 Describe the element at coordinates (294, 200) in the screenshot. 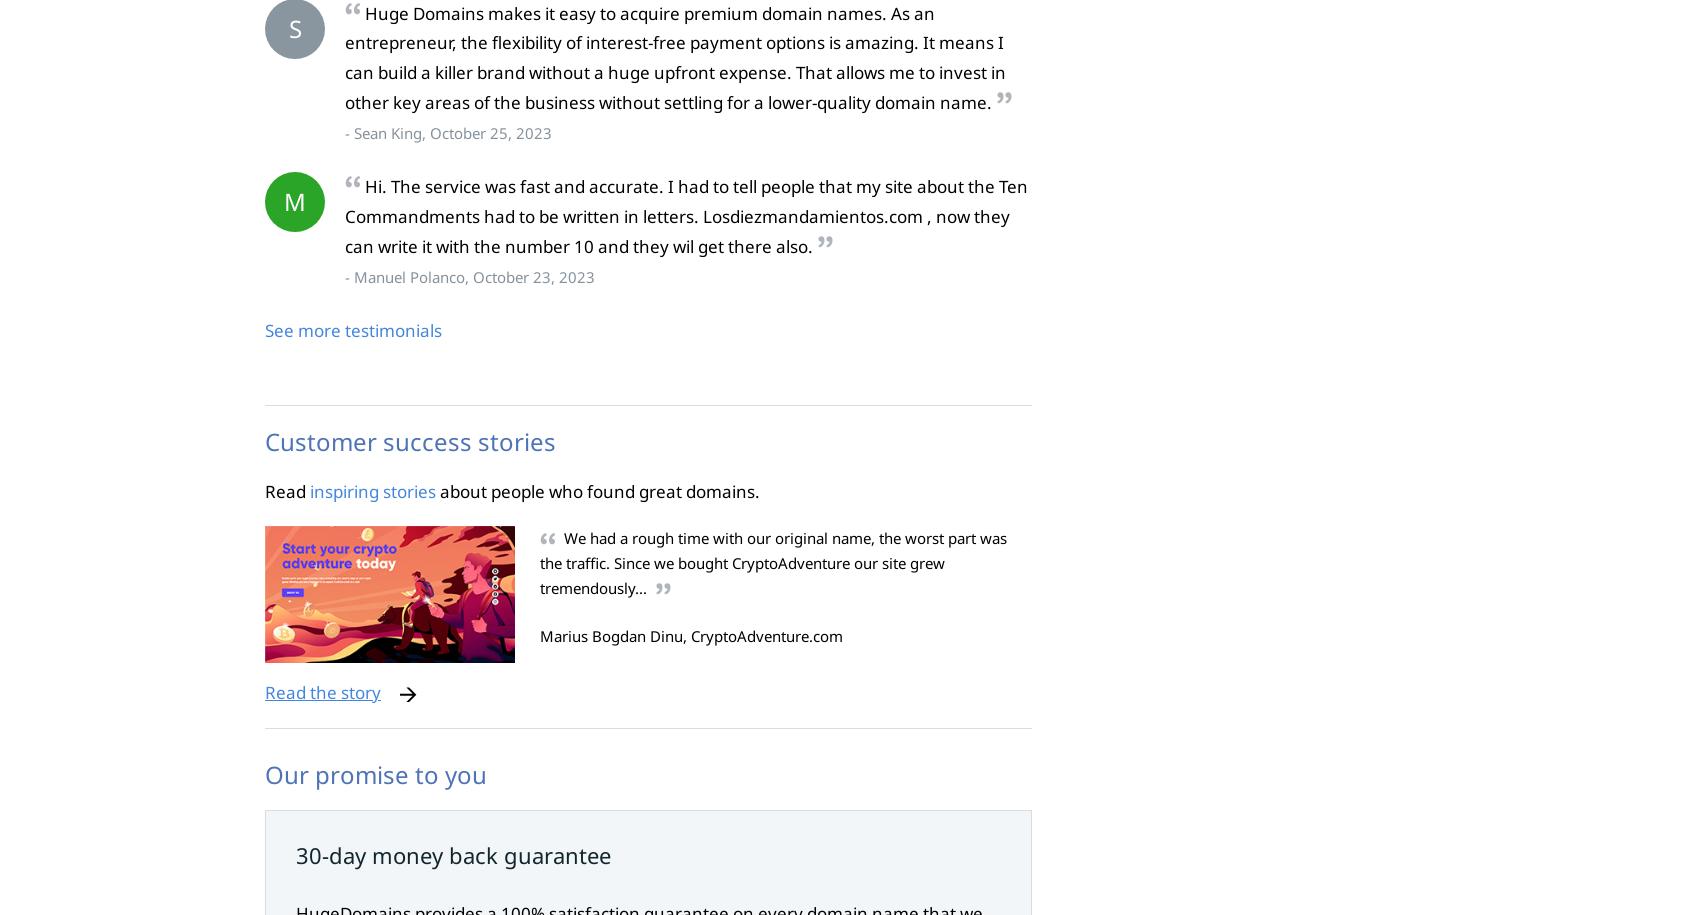

I see `'M'` at that location.